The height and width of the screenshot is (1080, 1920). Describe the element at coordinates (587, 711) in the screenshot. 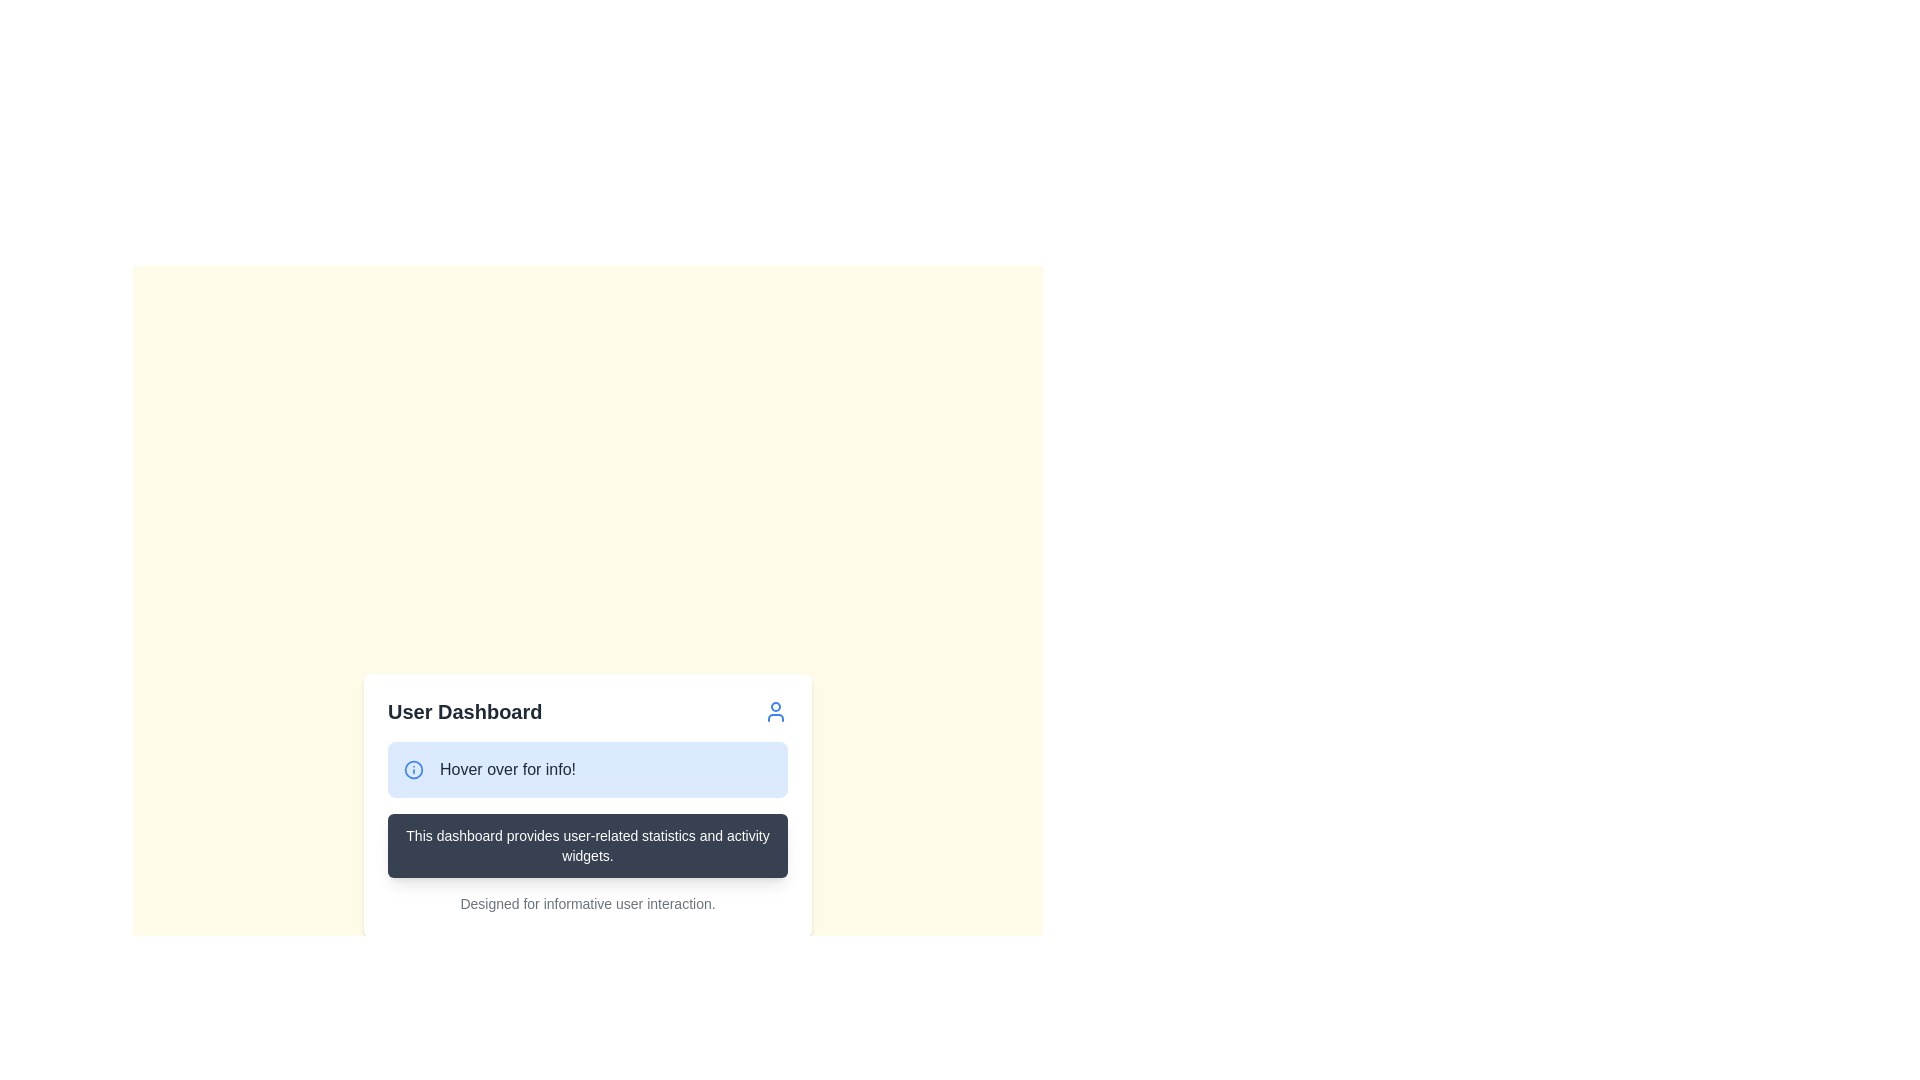

I see `the user icon accompanying the 'User Dashboard' title in the header component` at that location.